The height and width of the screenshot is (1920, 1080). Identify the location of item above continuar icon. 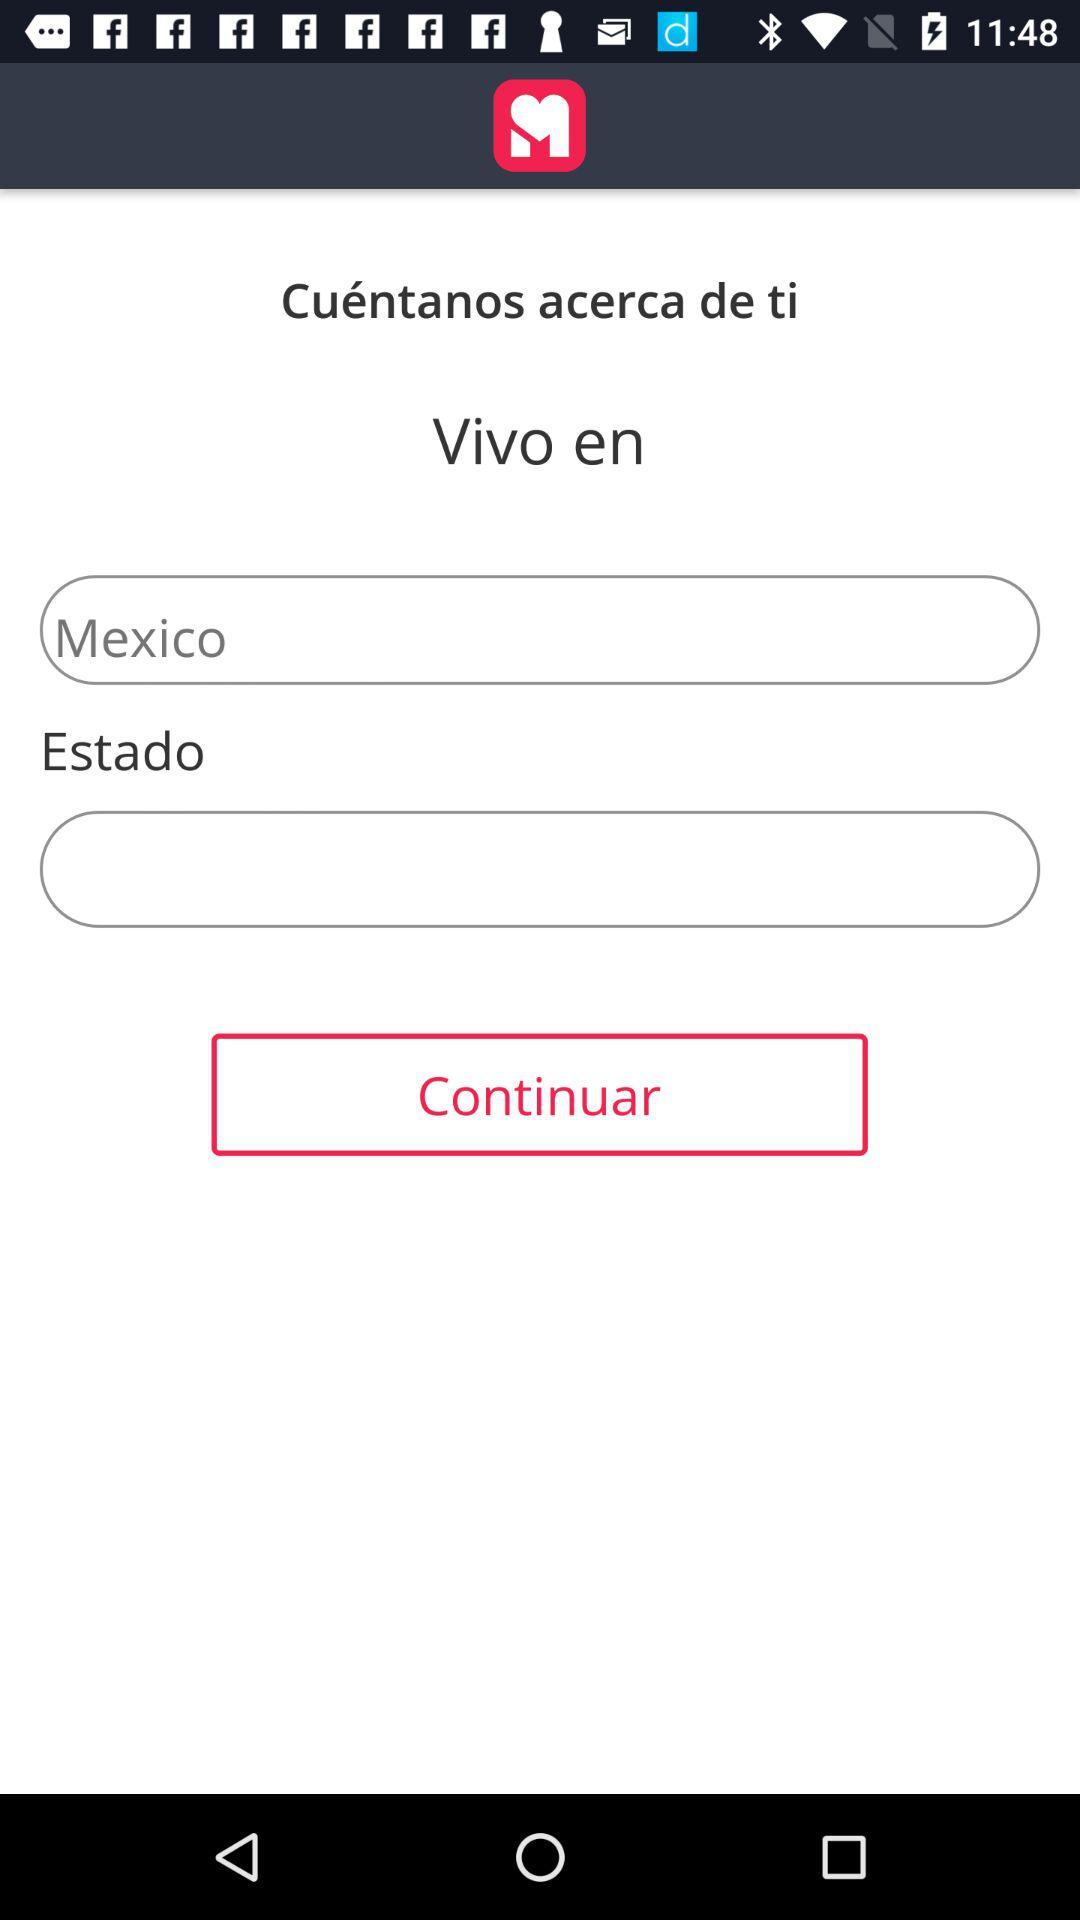
(540, 869).